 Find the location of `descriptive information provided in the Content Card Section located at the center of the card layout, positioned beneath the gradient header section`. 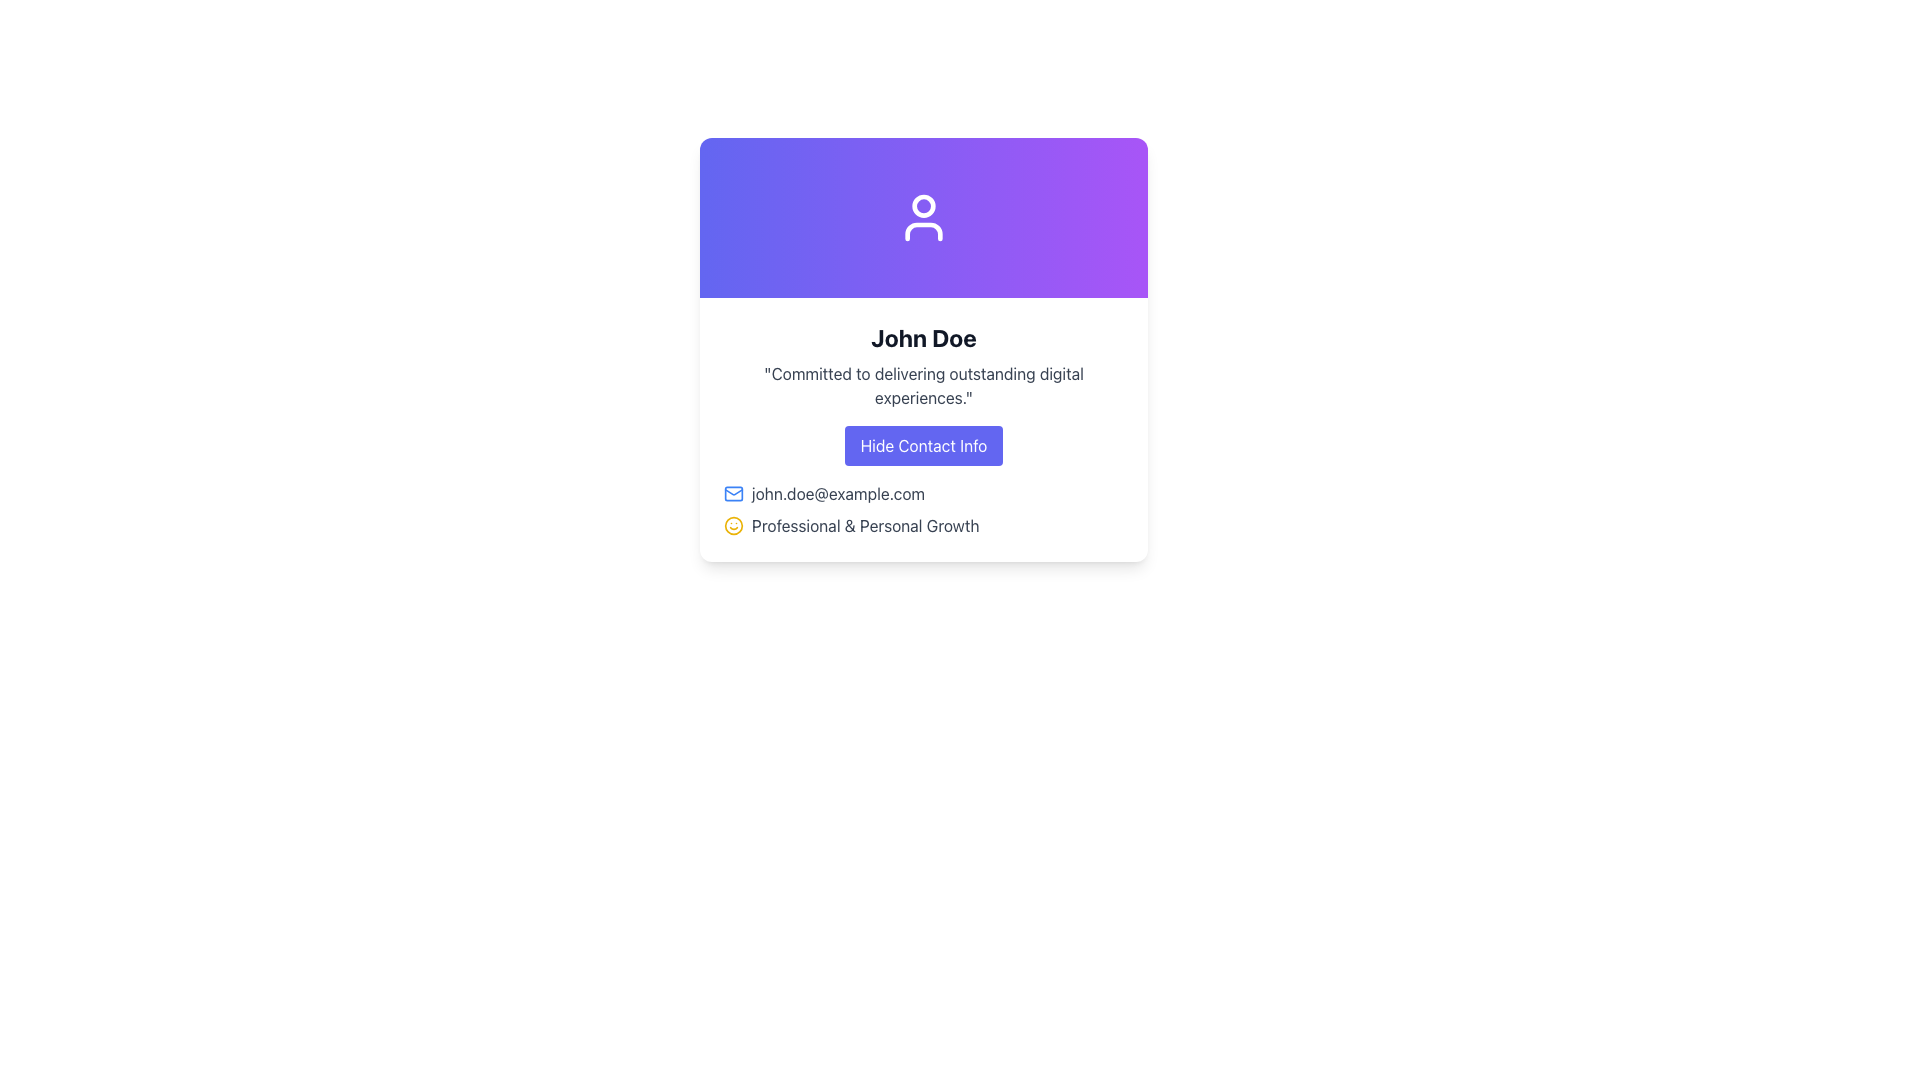

descriptive information provided in the Content Card Section located at the center of the card layout, positioned beneath the gradient header section is located at coordinates (923, 428).